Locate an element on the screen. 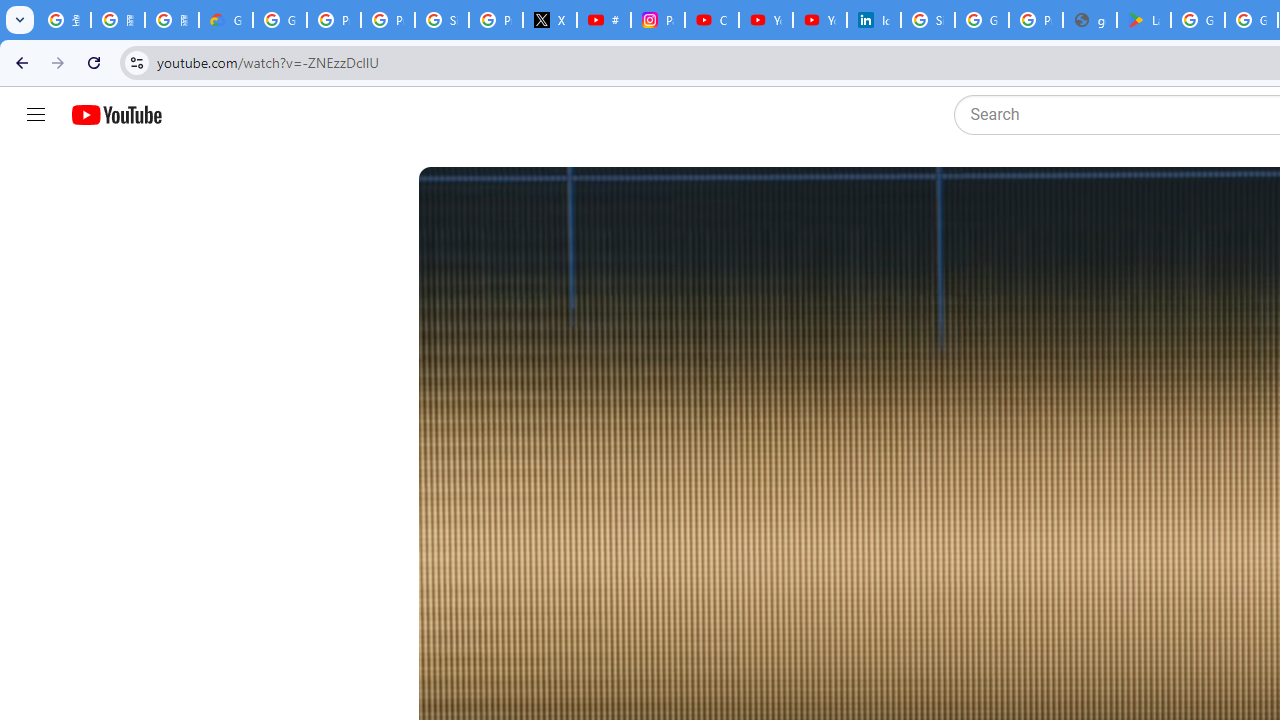 This screenshot has height=720, width=1280. 'YouTube Home' is located at coordinates (115, 115).